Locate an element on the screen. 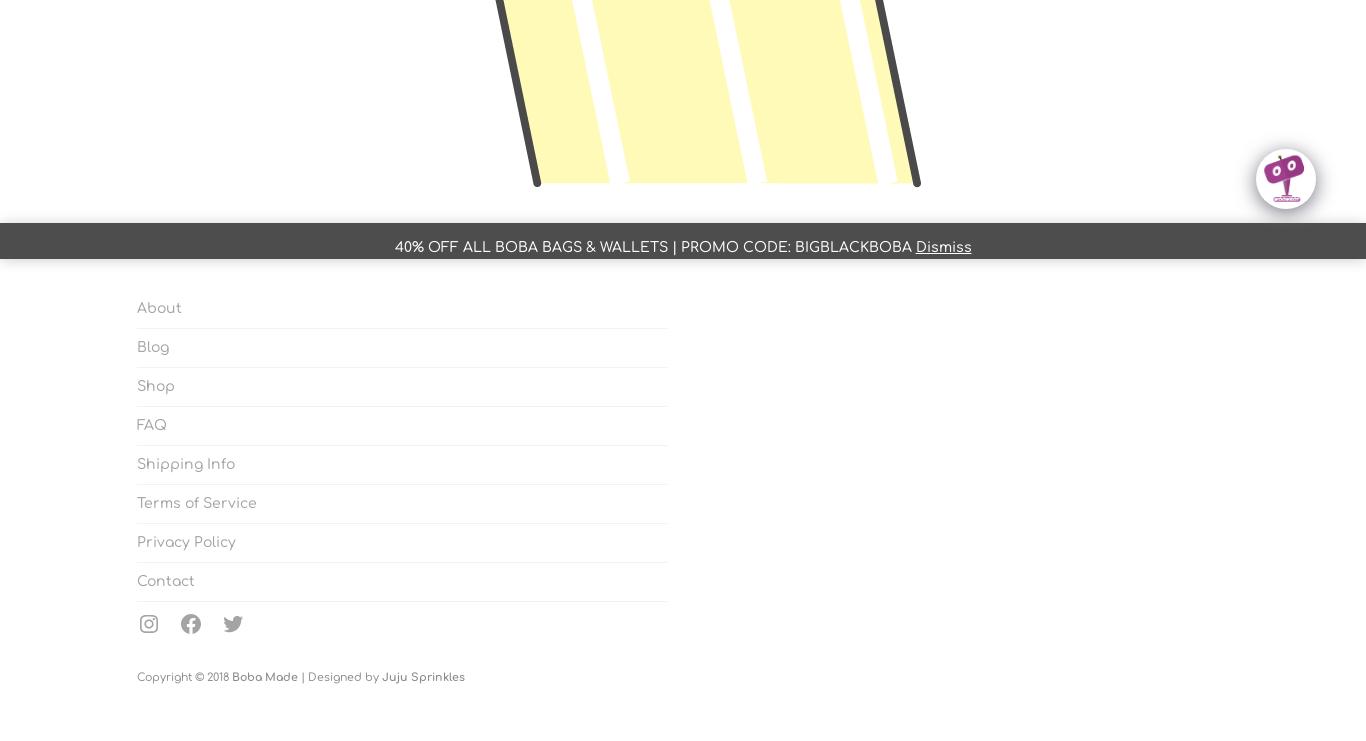  'Dismiss' is located at coordinates (942, 245).